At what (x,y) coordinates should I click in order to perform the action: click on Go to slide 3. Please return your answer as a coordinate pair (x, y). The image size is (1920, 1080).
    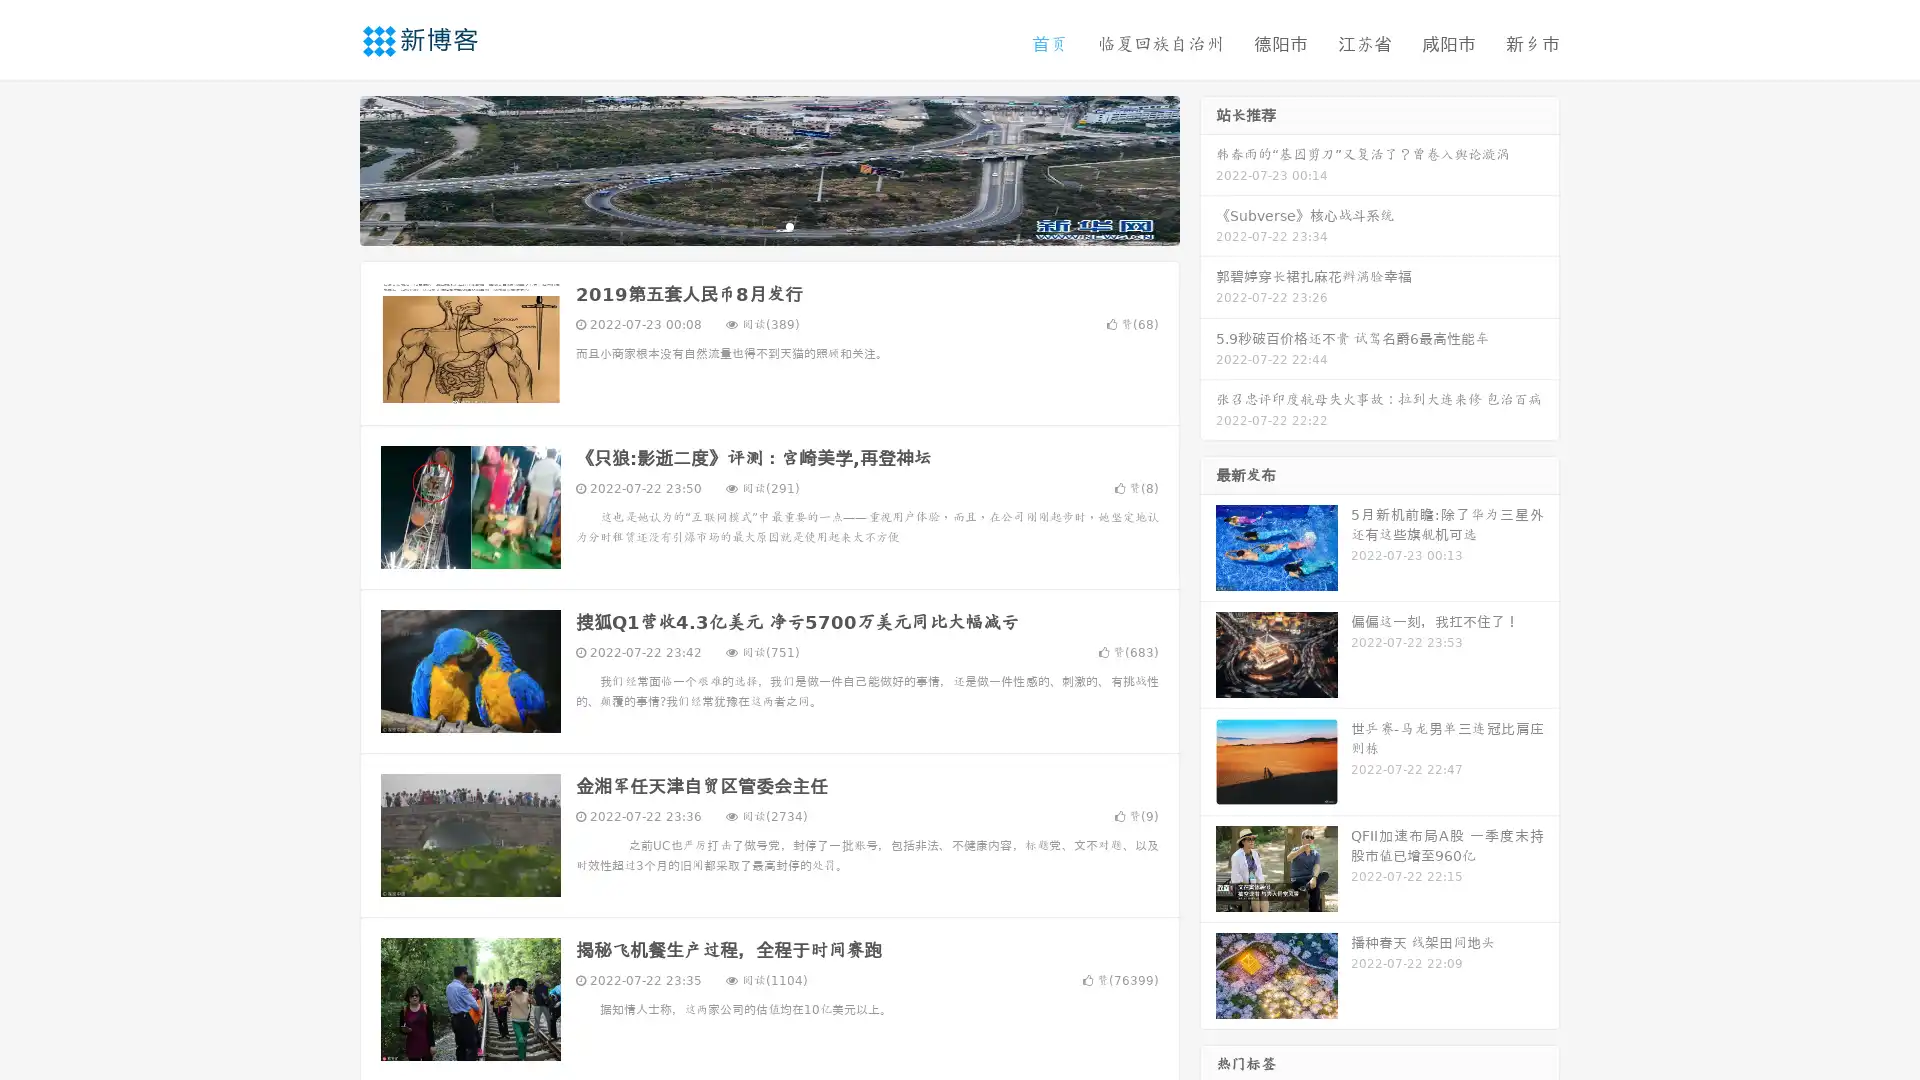
    Looking at the image, I should click on (789, 225).